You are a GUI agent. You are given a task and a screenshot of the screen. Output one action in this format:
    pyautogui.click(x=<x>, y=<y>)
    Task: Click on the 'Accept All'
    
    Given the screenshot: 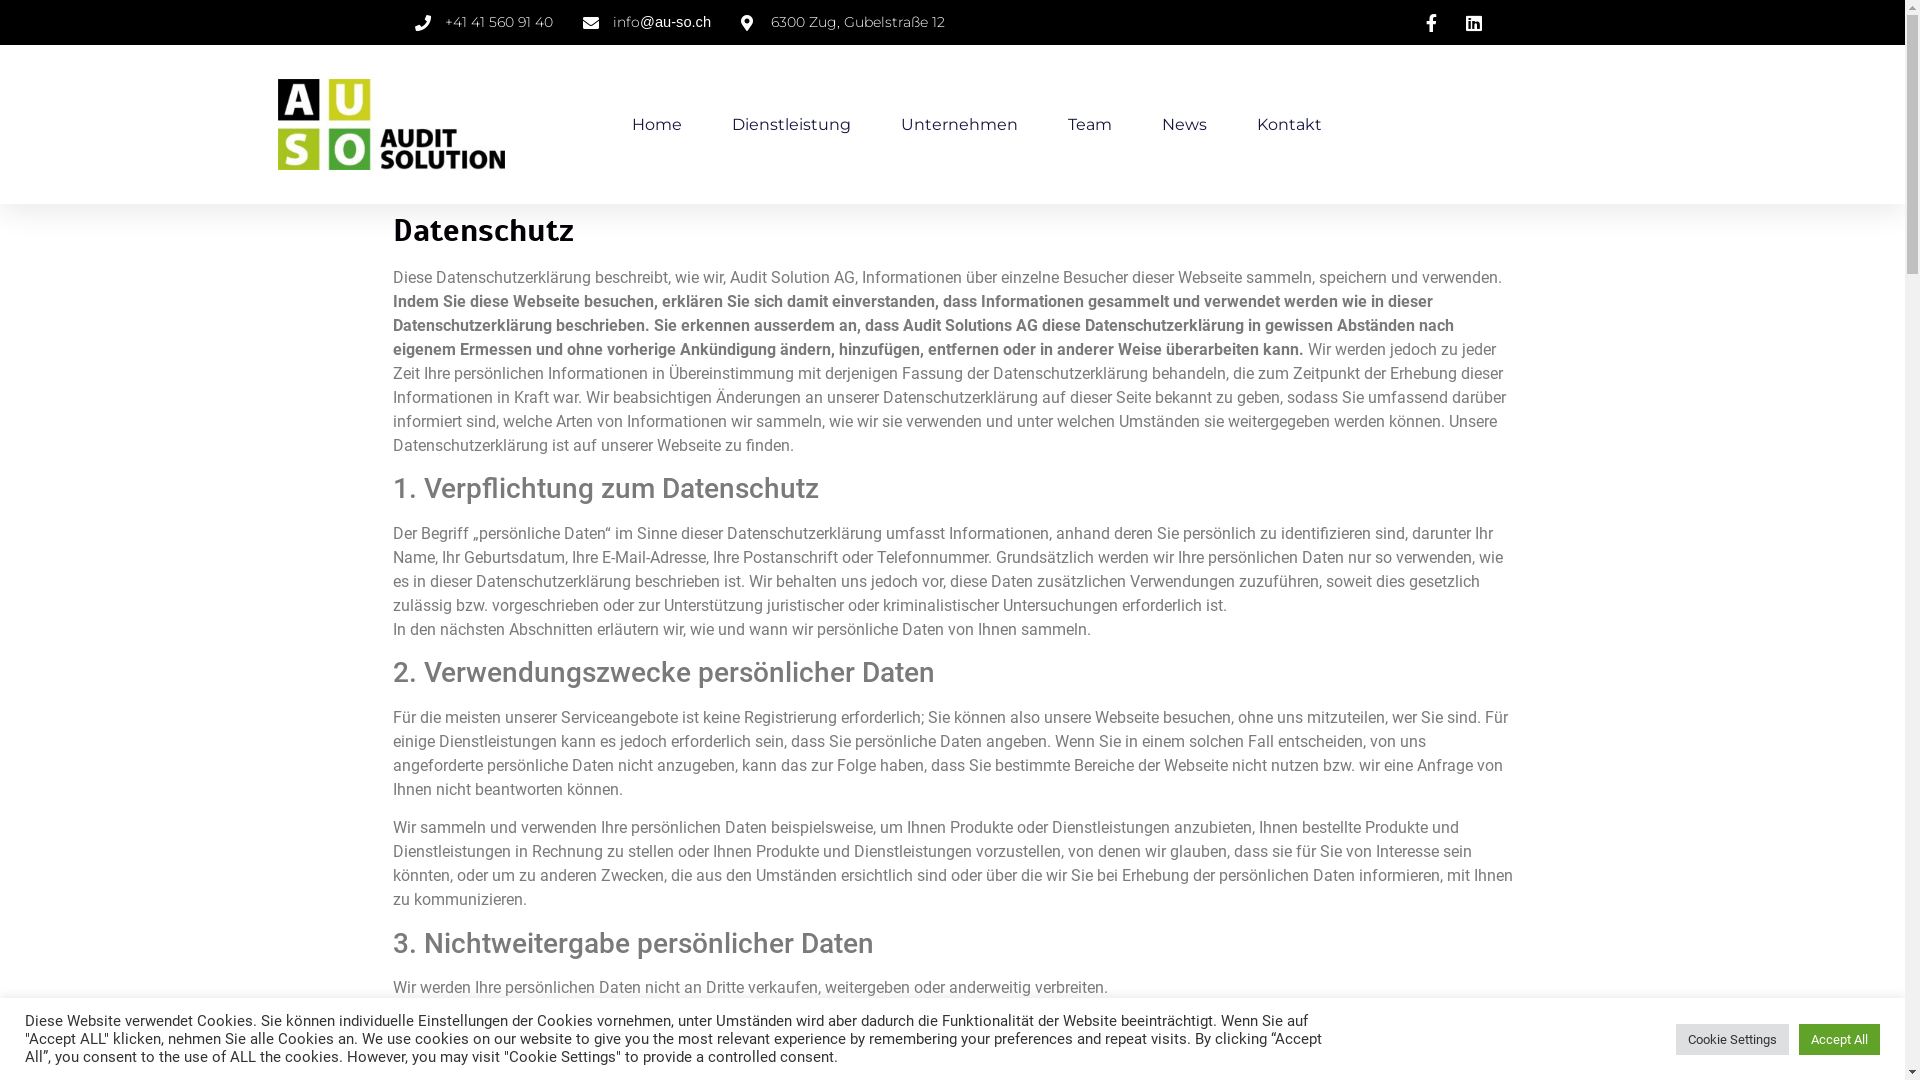 What is the action you would take?
    pyautogui.click(x=1799, y=1038)
    